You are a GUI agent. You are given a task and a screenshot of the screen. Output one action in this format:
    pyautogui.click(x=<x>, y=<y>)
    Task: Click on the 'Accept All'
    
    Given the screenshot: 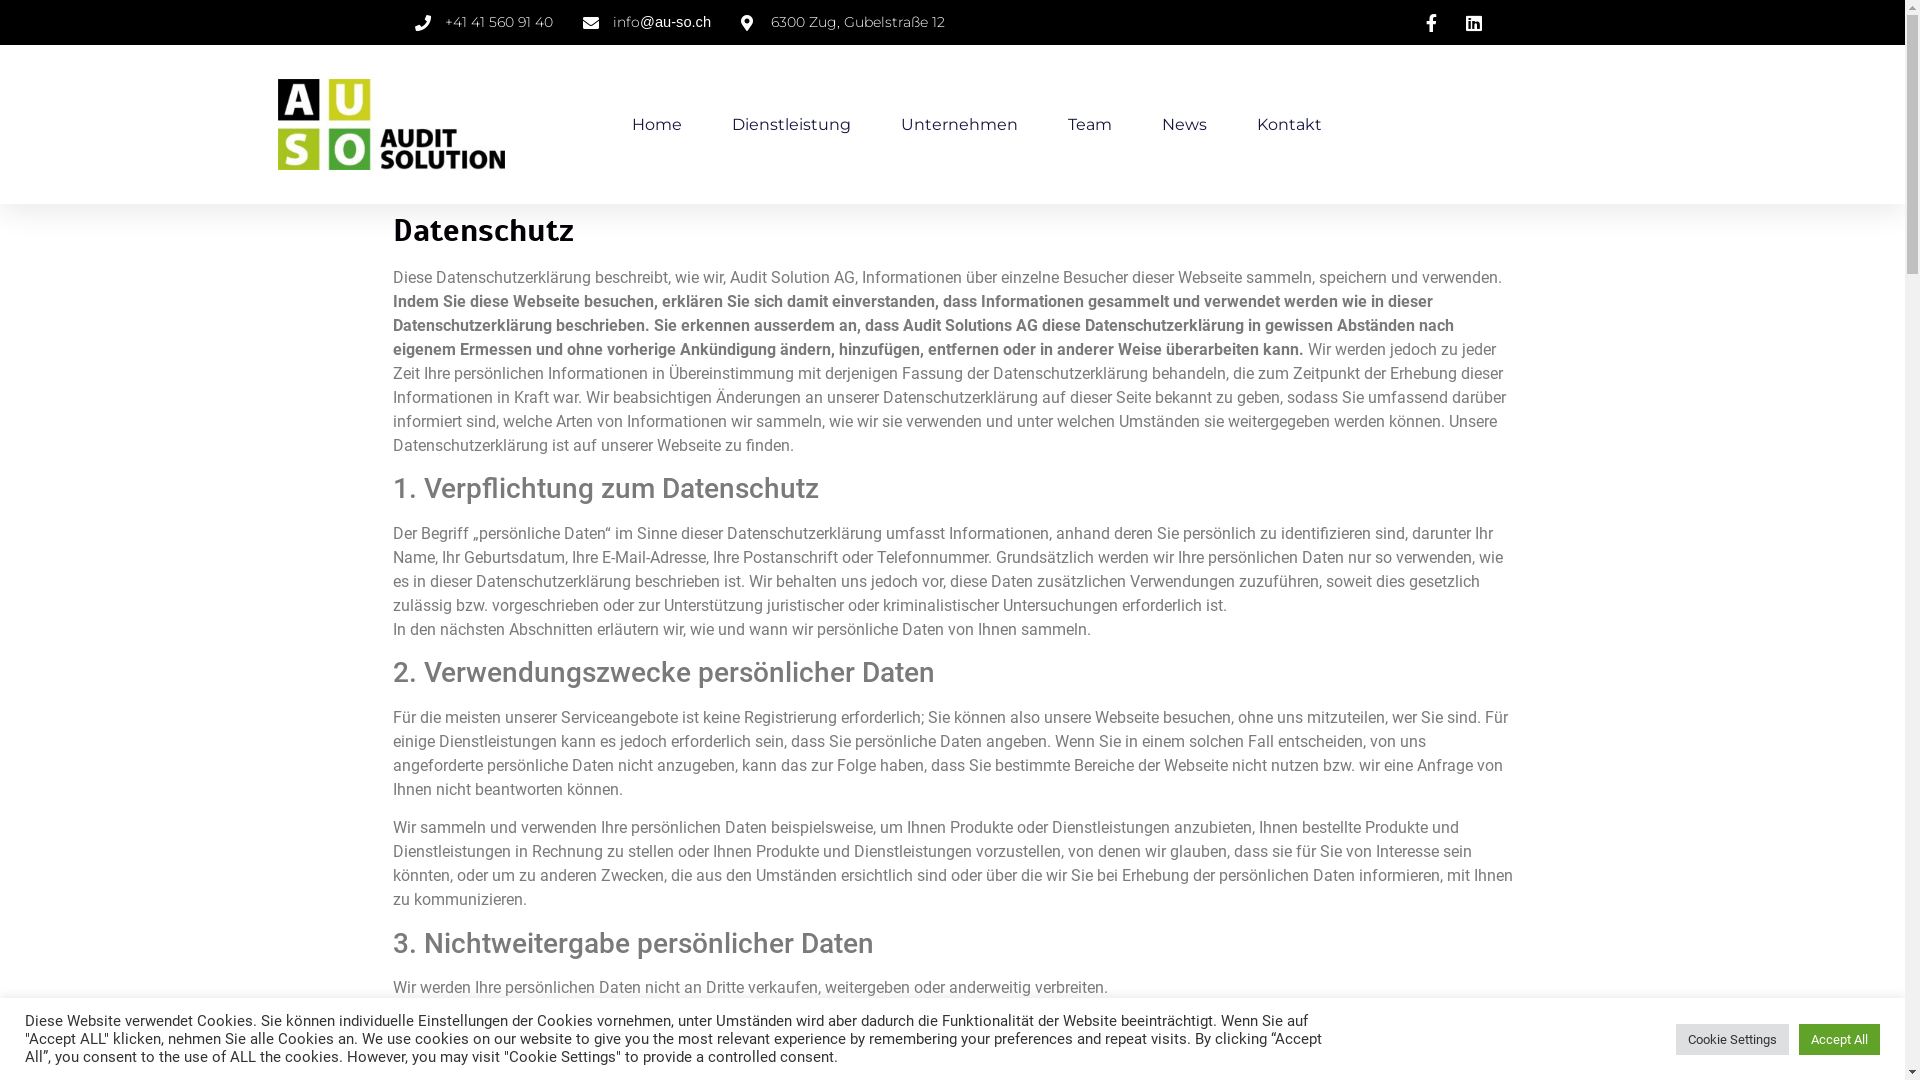 What is the action you would take?
    pyautogui.click(x=1799, y=1038)
    